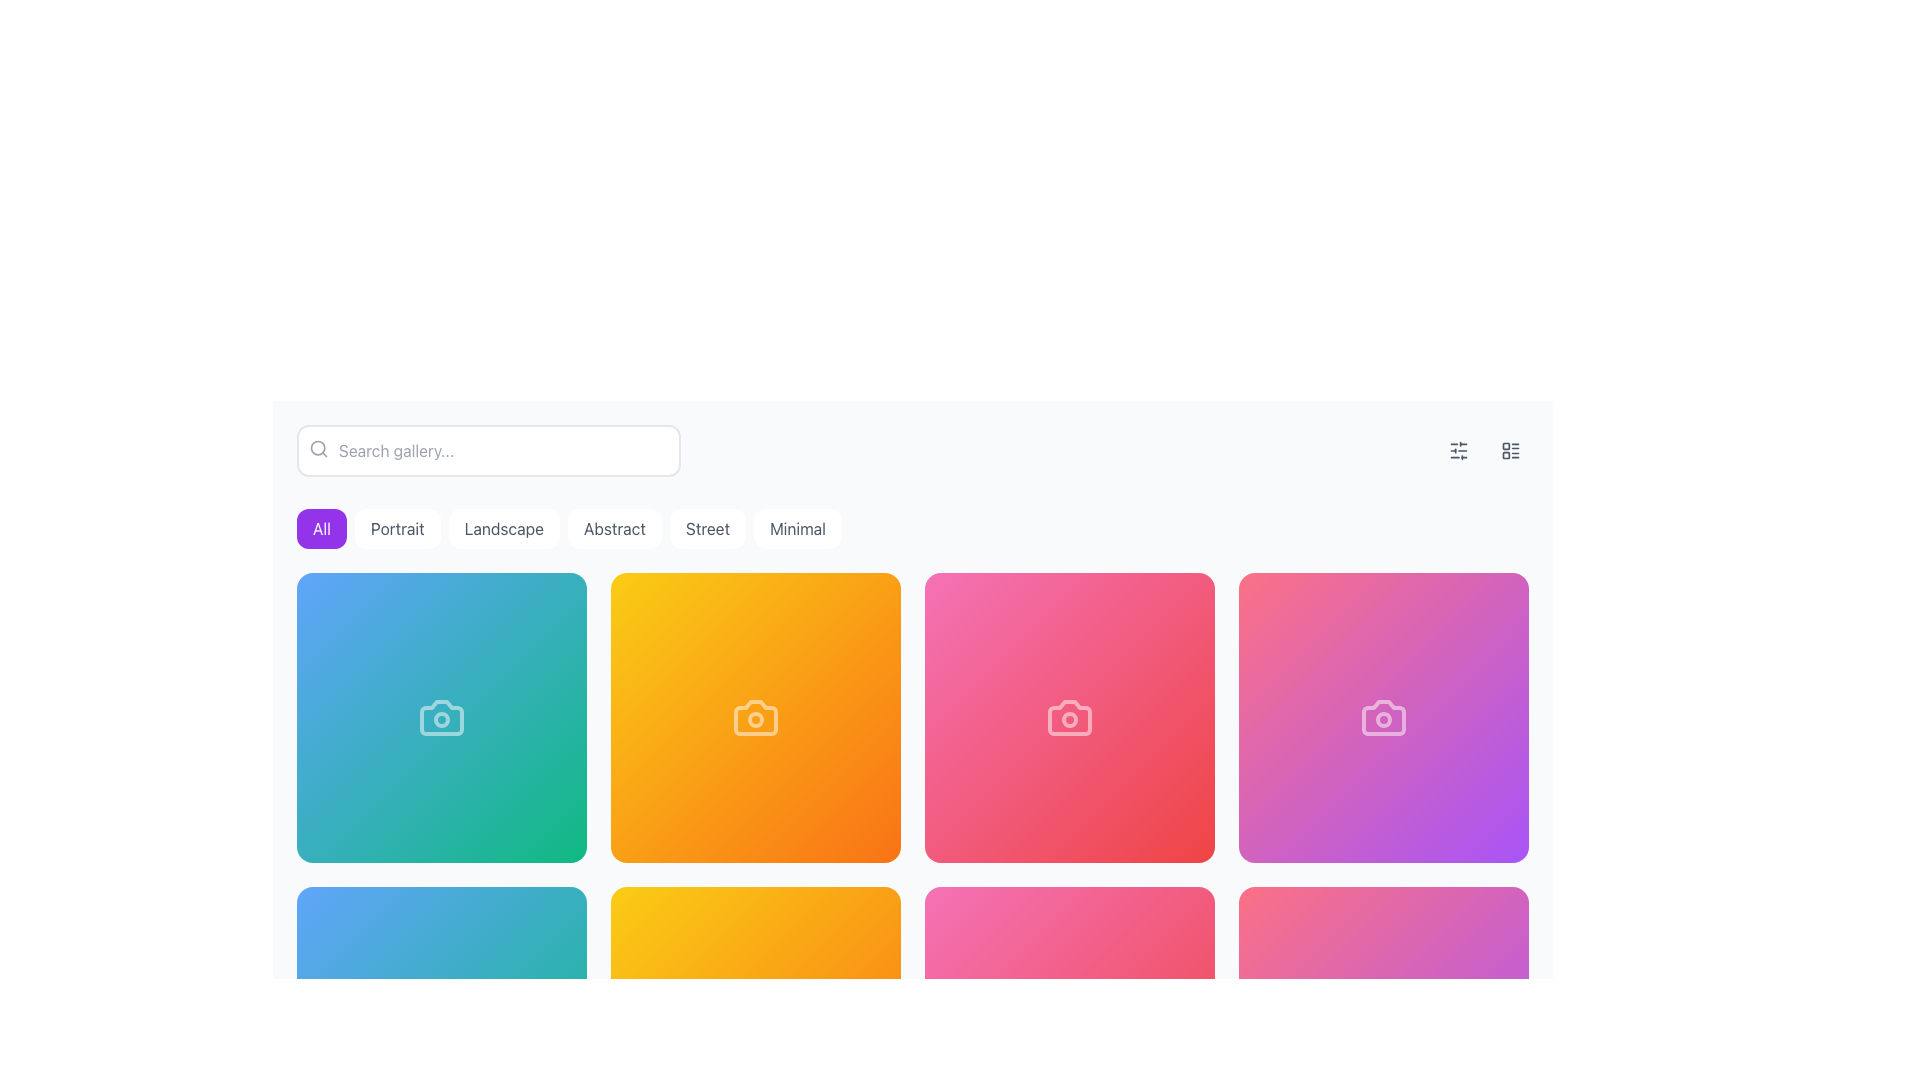 The height and width of the screenshot is (1080, 1920). Describe the element at coordinates (1459, 451) in the screenshot. I see `the first button on the top-right side of the layout, which is used to adjust settings or access a control panel related to filters or configurations` at that location.